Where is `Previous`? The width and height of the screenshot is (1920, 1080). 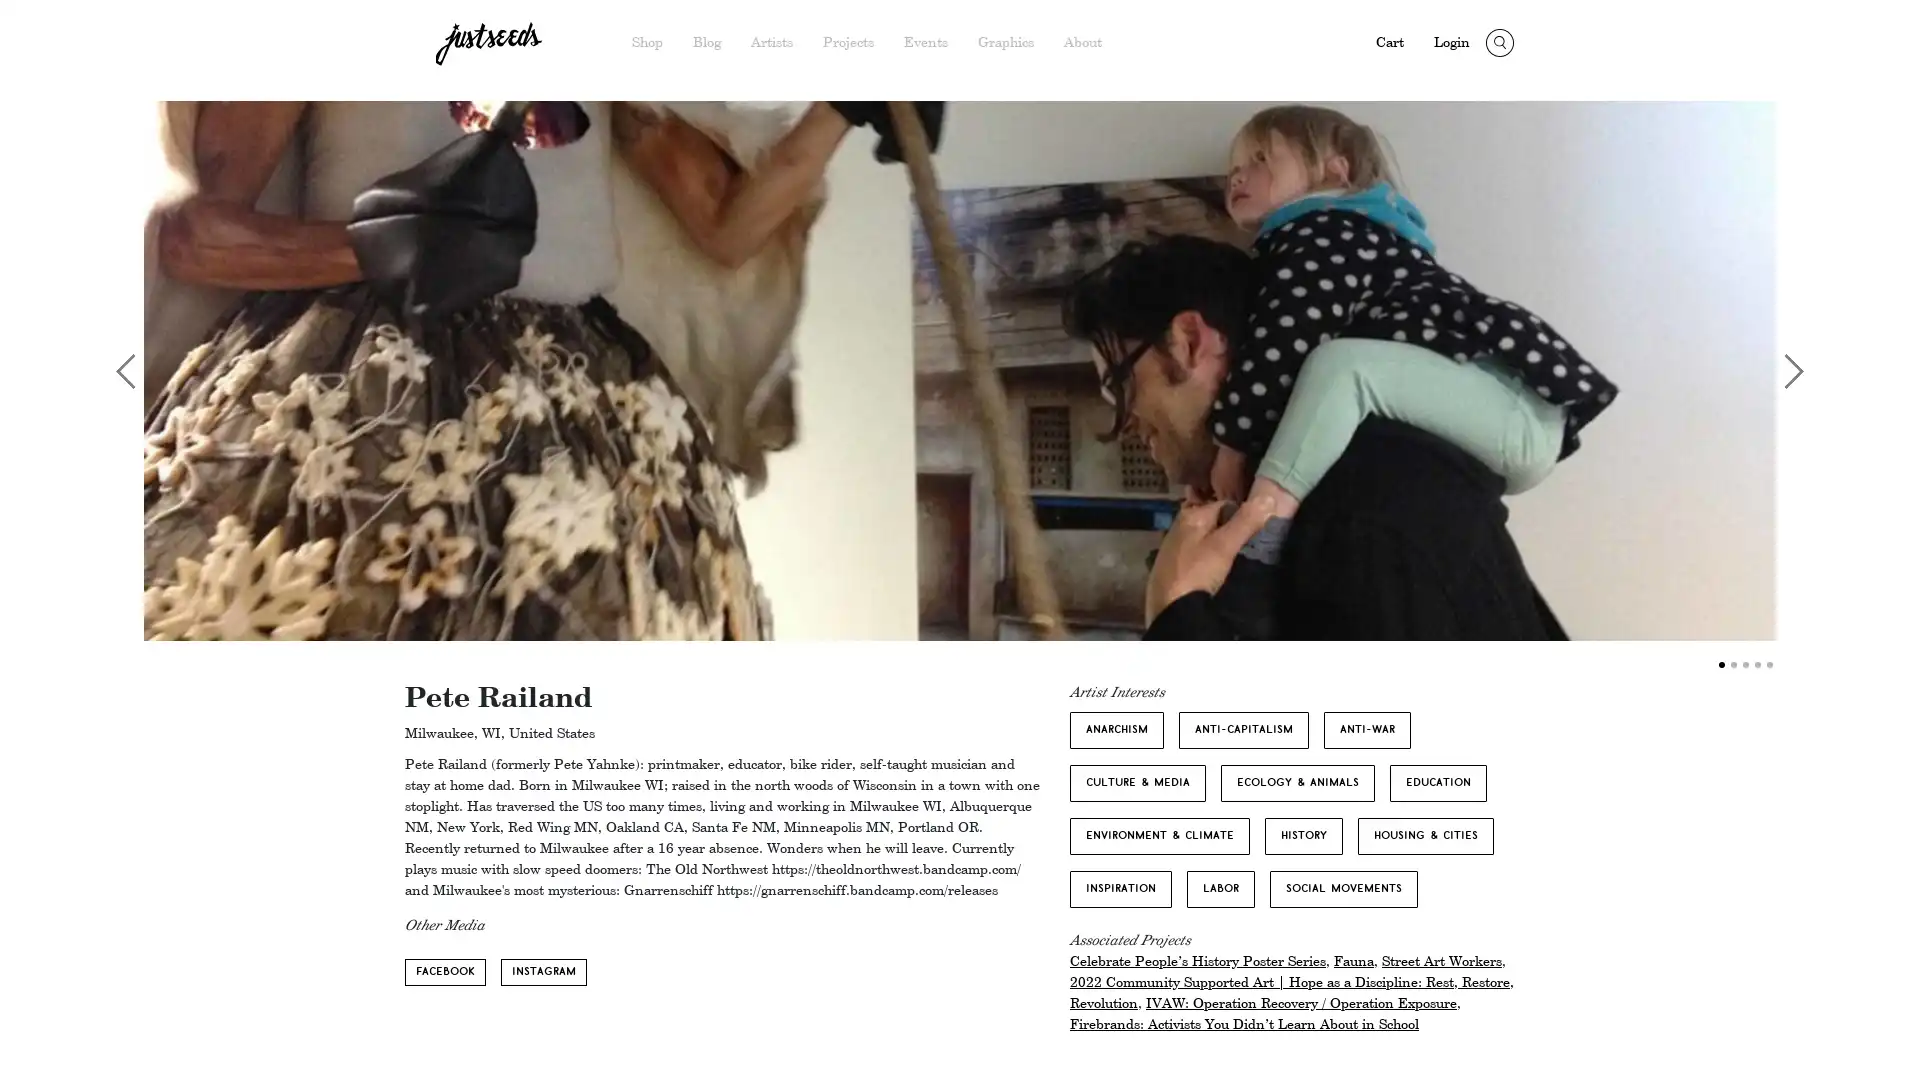 Previous is located at coordinates (132, 370).